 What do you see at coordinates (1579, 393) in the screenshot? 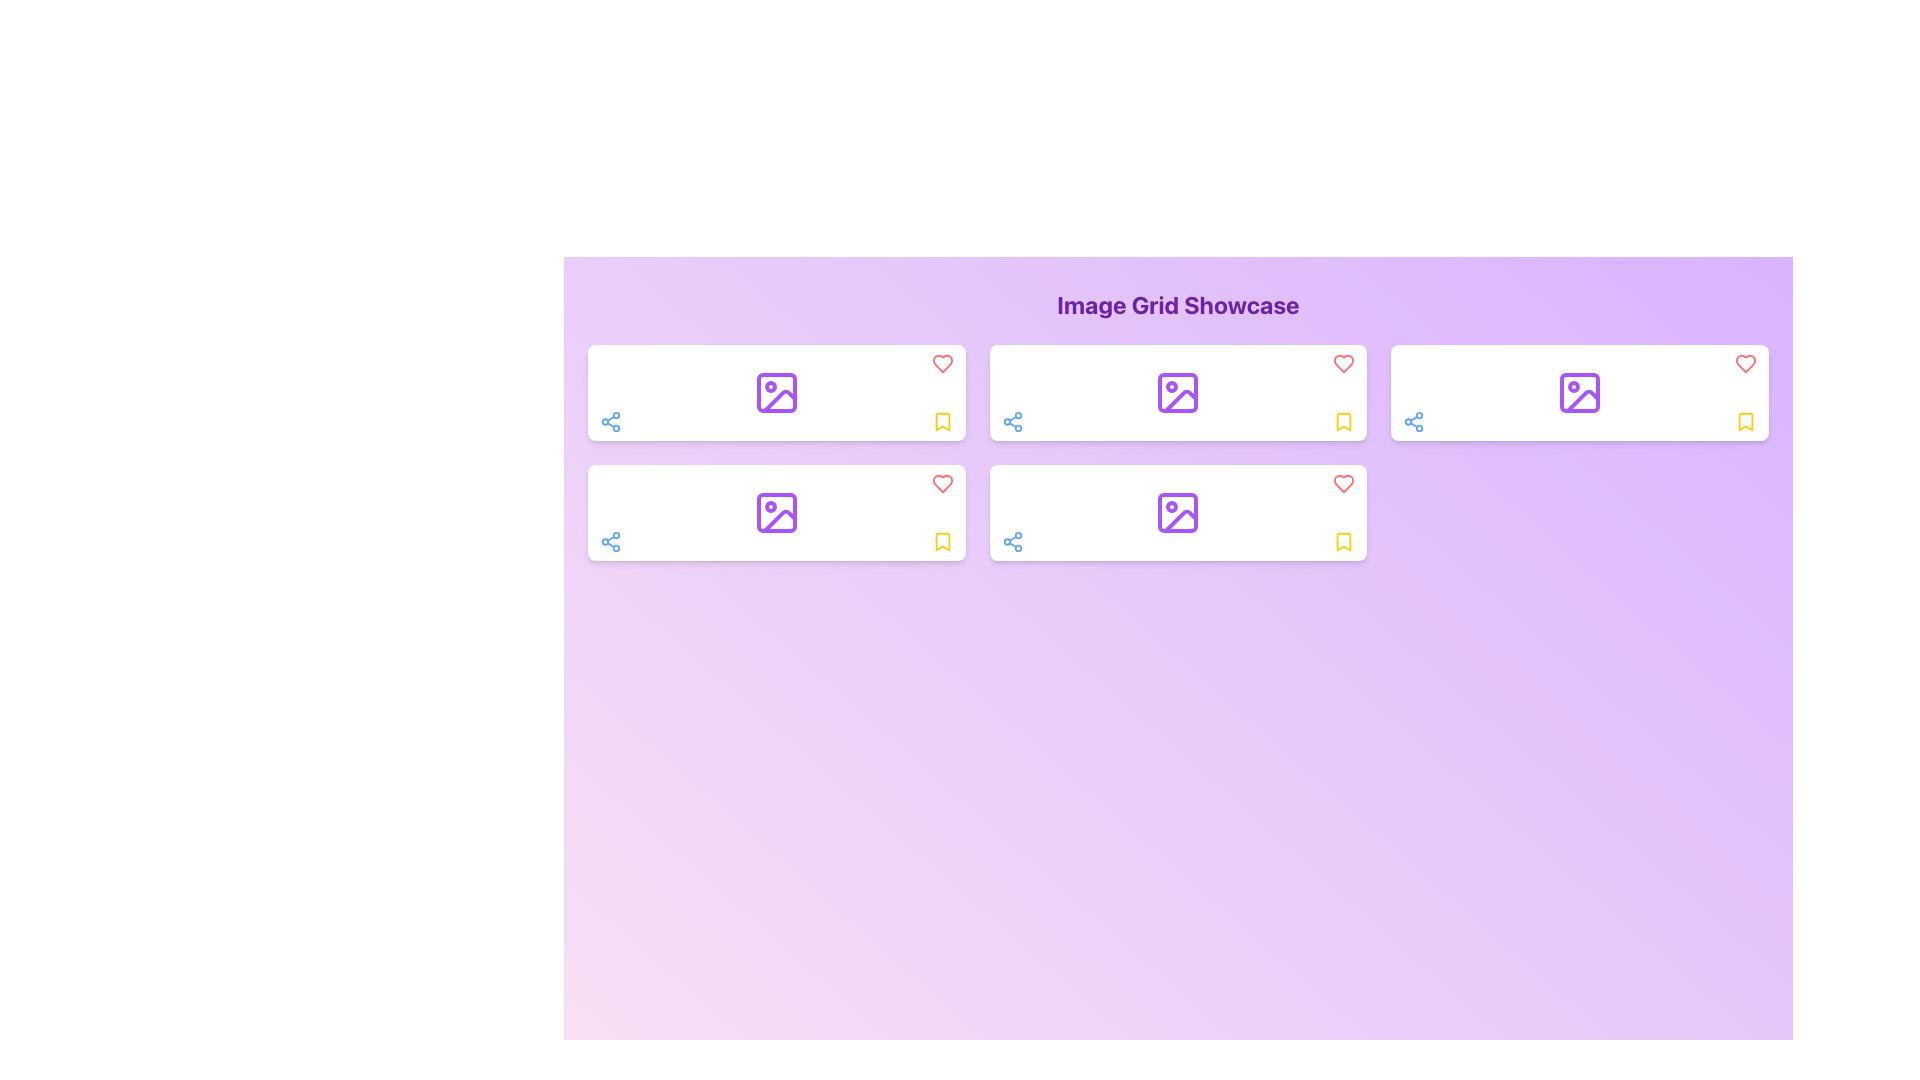
I see `the icon representing an image or gallery located centrally within the top-right card of the grid titled 'Image Grid Showcase'` at bounding box center [1579, 393].